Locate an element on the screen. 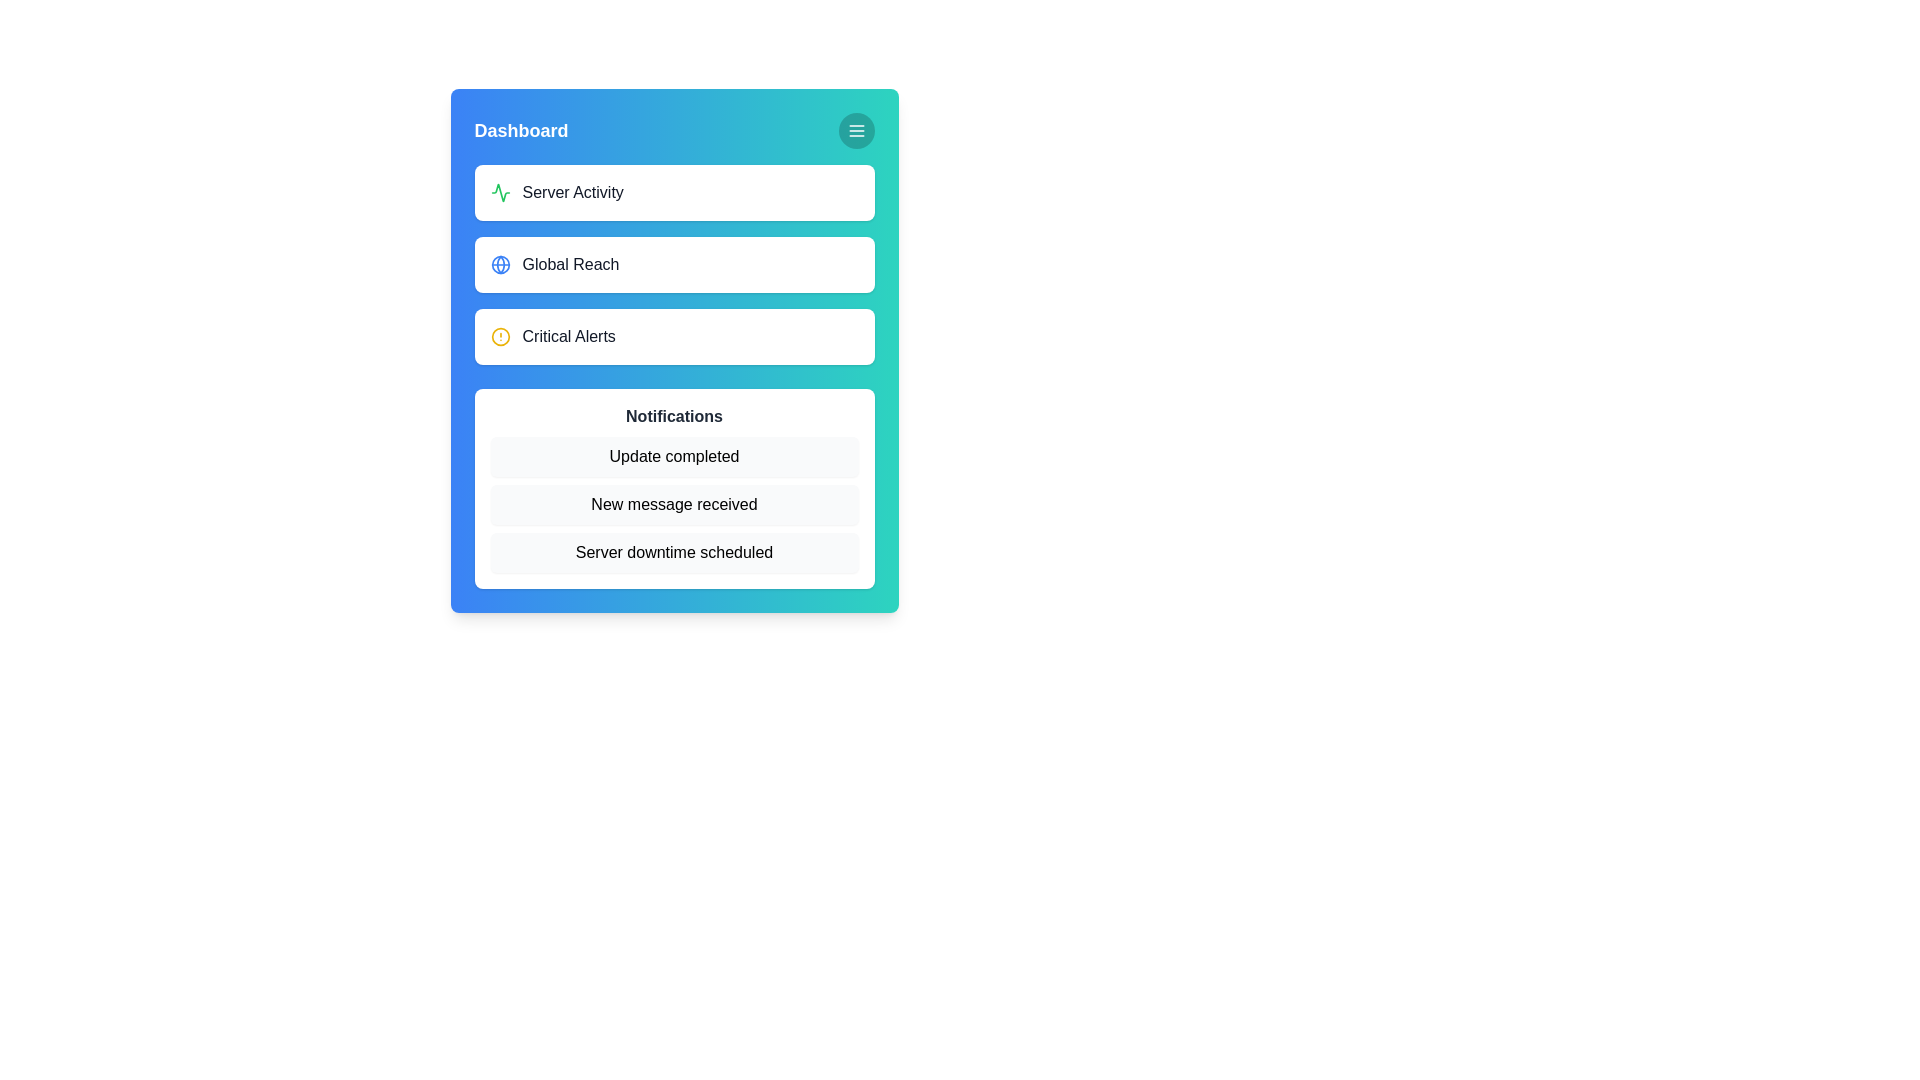 The width and height of the screenshot is (1920, 1080). the circular menu button with a black background and white icon located in the top-right corner of the Dashboard header to observe its hover effects is located at coordinates (856, 131).